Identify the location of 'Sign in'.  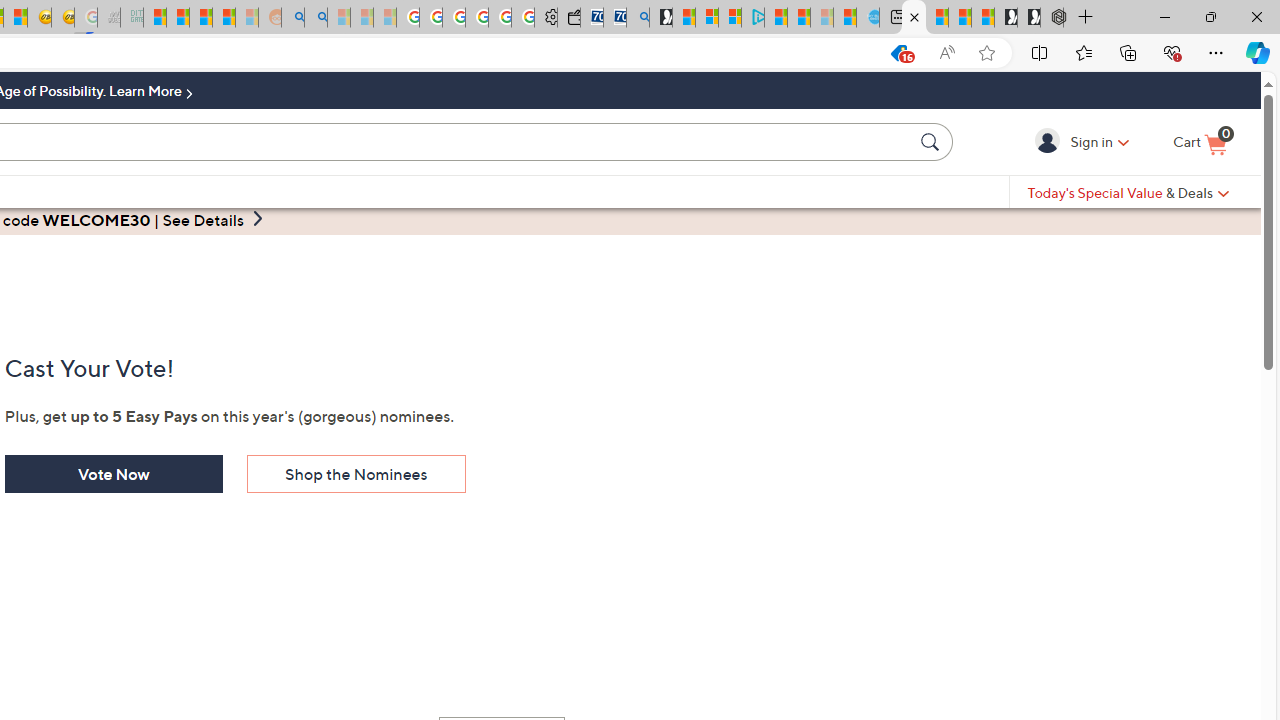
(1049, 140).